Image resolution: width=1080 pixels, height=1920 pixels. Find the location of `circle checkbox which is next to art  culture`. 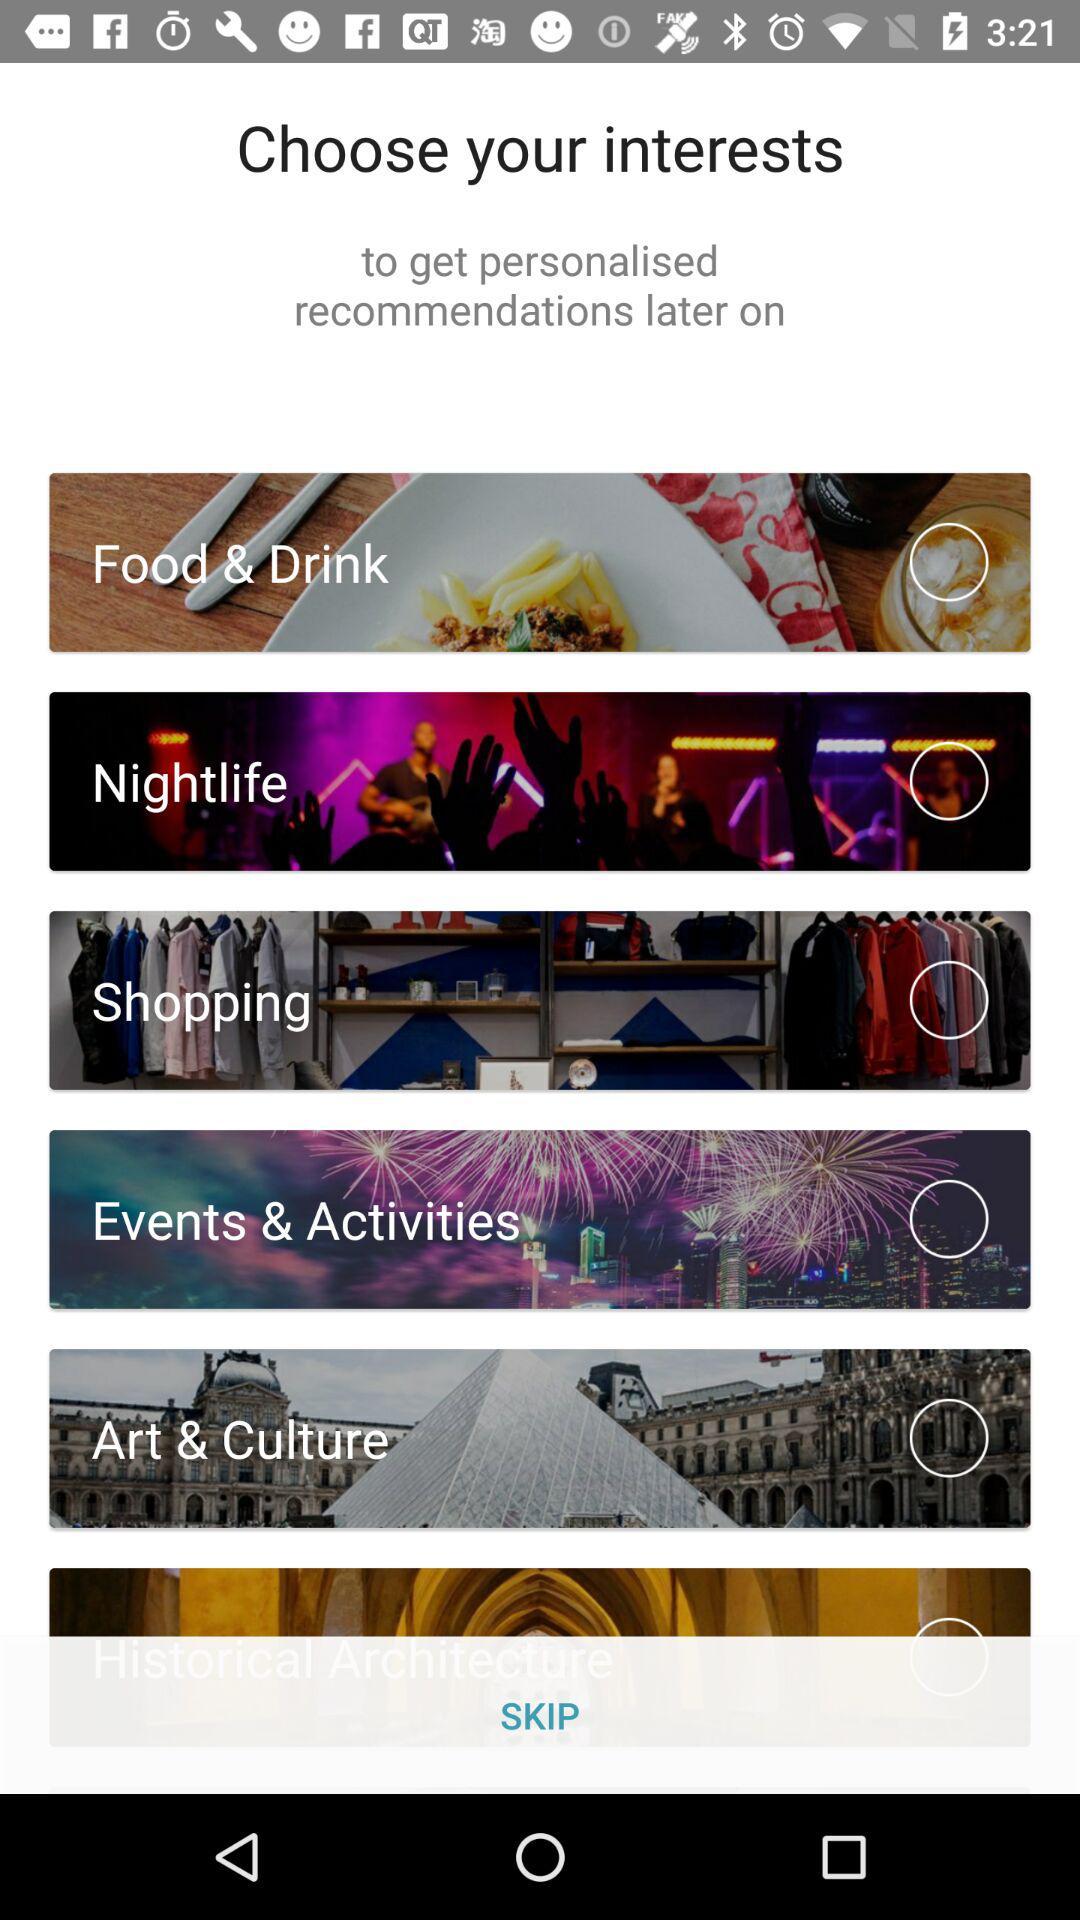

circle checkbox which is next to art  culture is located at coordinates (948, 1437).